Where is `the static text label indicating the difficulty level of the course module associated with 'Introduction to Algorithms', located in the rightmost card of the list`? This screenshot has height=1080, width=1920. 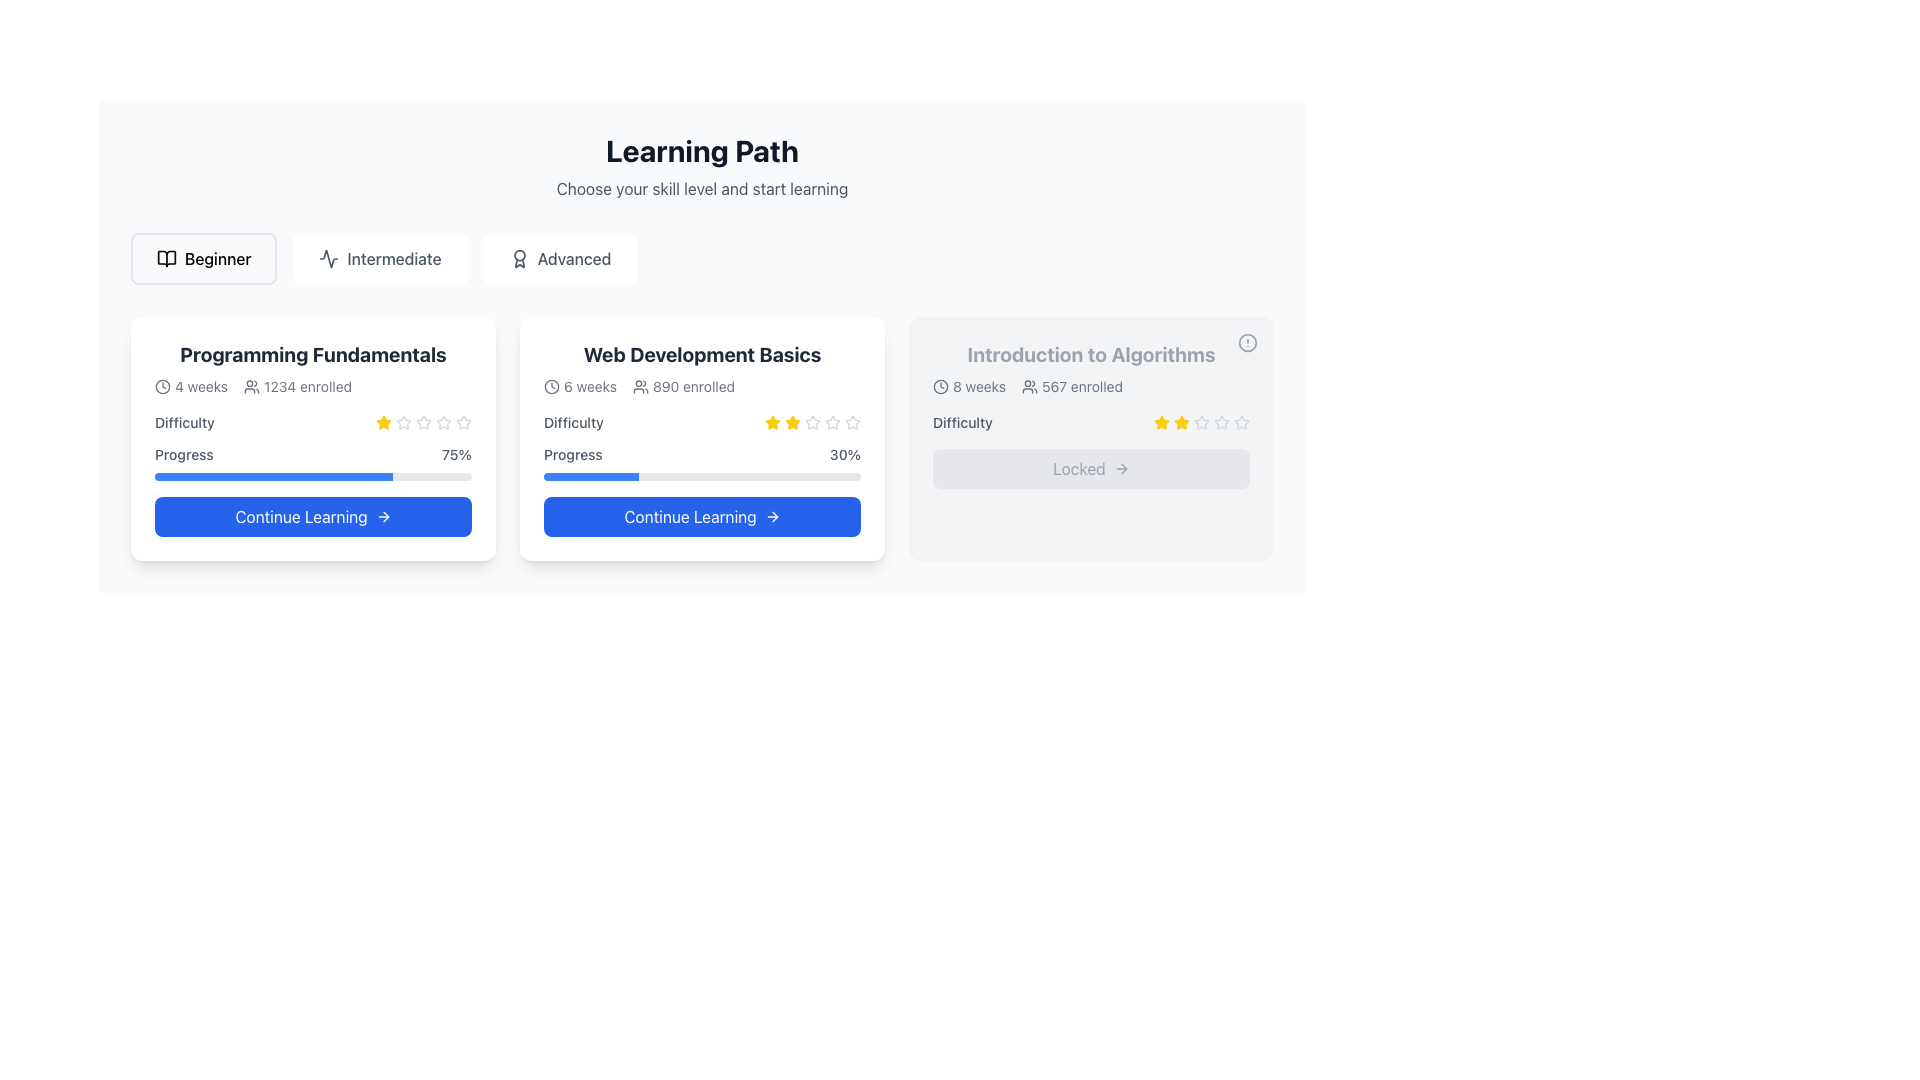 the static text label indicating the difficulty level of the course module associated with 'Introduction to Algorithms', located in the rightmost card of the list is located at coordinates (962, 422).